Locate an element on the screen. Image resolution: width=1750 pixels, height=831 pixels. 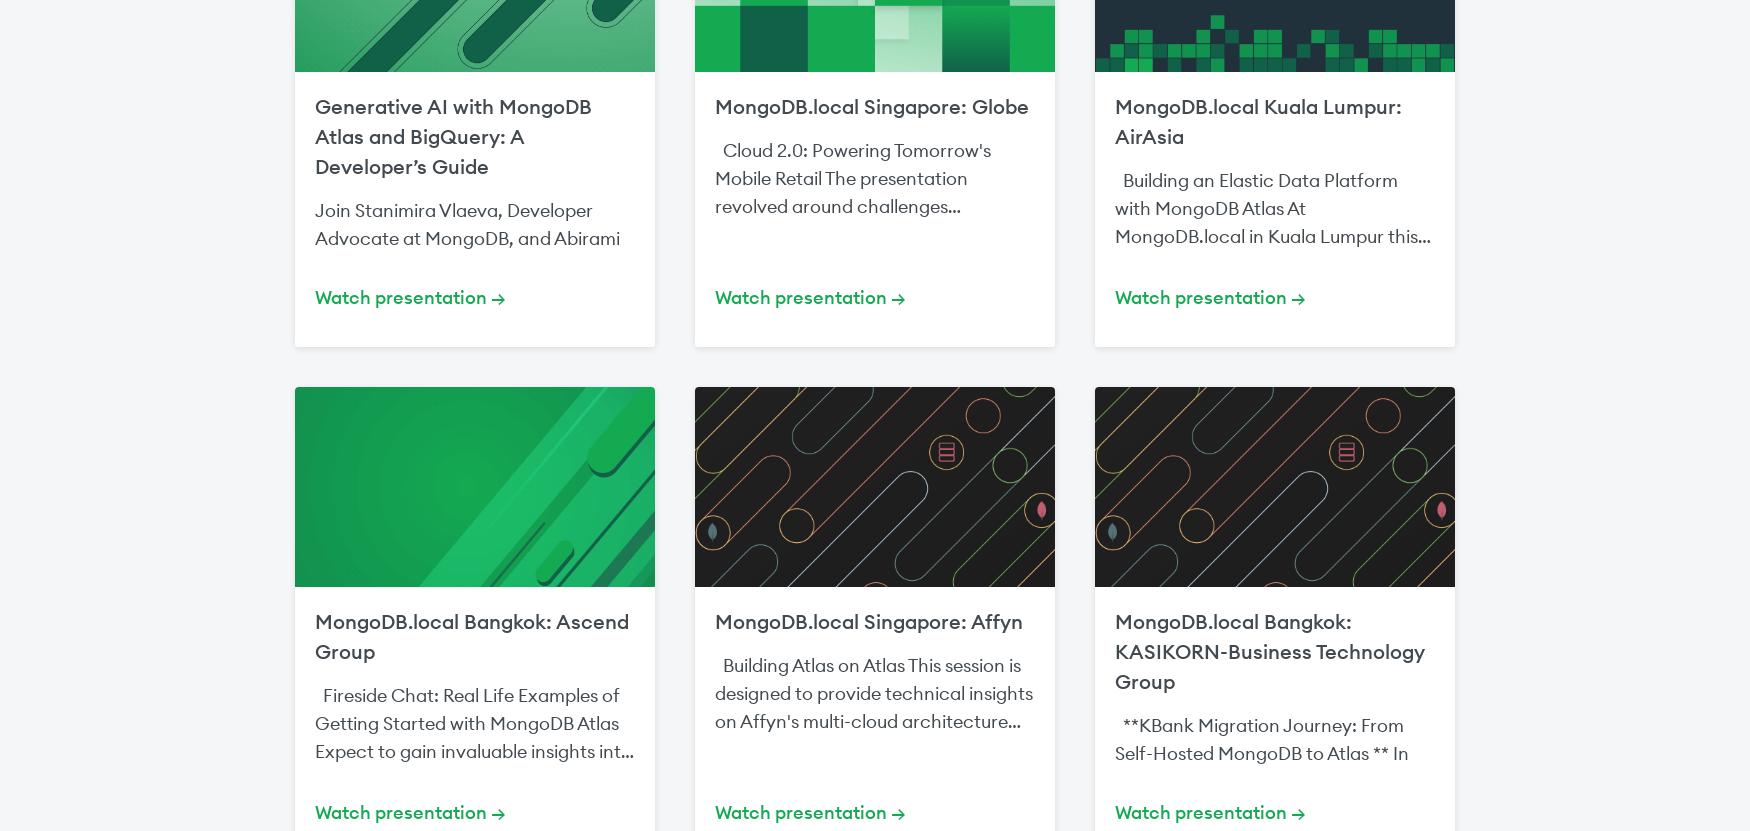
'Join Stanimira Vlaeva, Developer Advocate at MongoDB, and Abirami Sukumaran, Developer Advocate at Google, for this developer-friendly webinar. Discover how to leverage Gen AI with MongoDB Atlas and BigQuery for generative natural language tasks. We will walk you through a practical use case, step-by-step, covering:




Moving subsets of operational MongoDB Atlas data into BigQuery.


Creating machine learning models in BigQuery ML.


Using Generative AI models to perform generative natural language tasks, such as generating text, translating languages, and writing different kinds of creative content.' is located at coordinates (474, 447).